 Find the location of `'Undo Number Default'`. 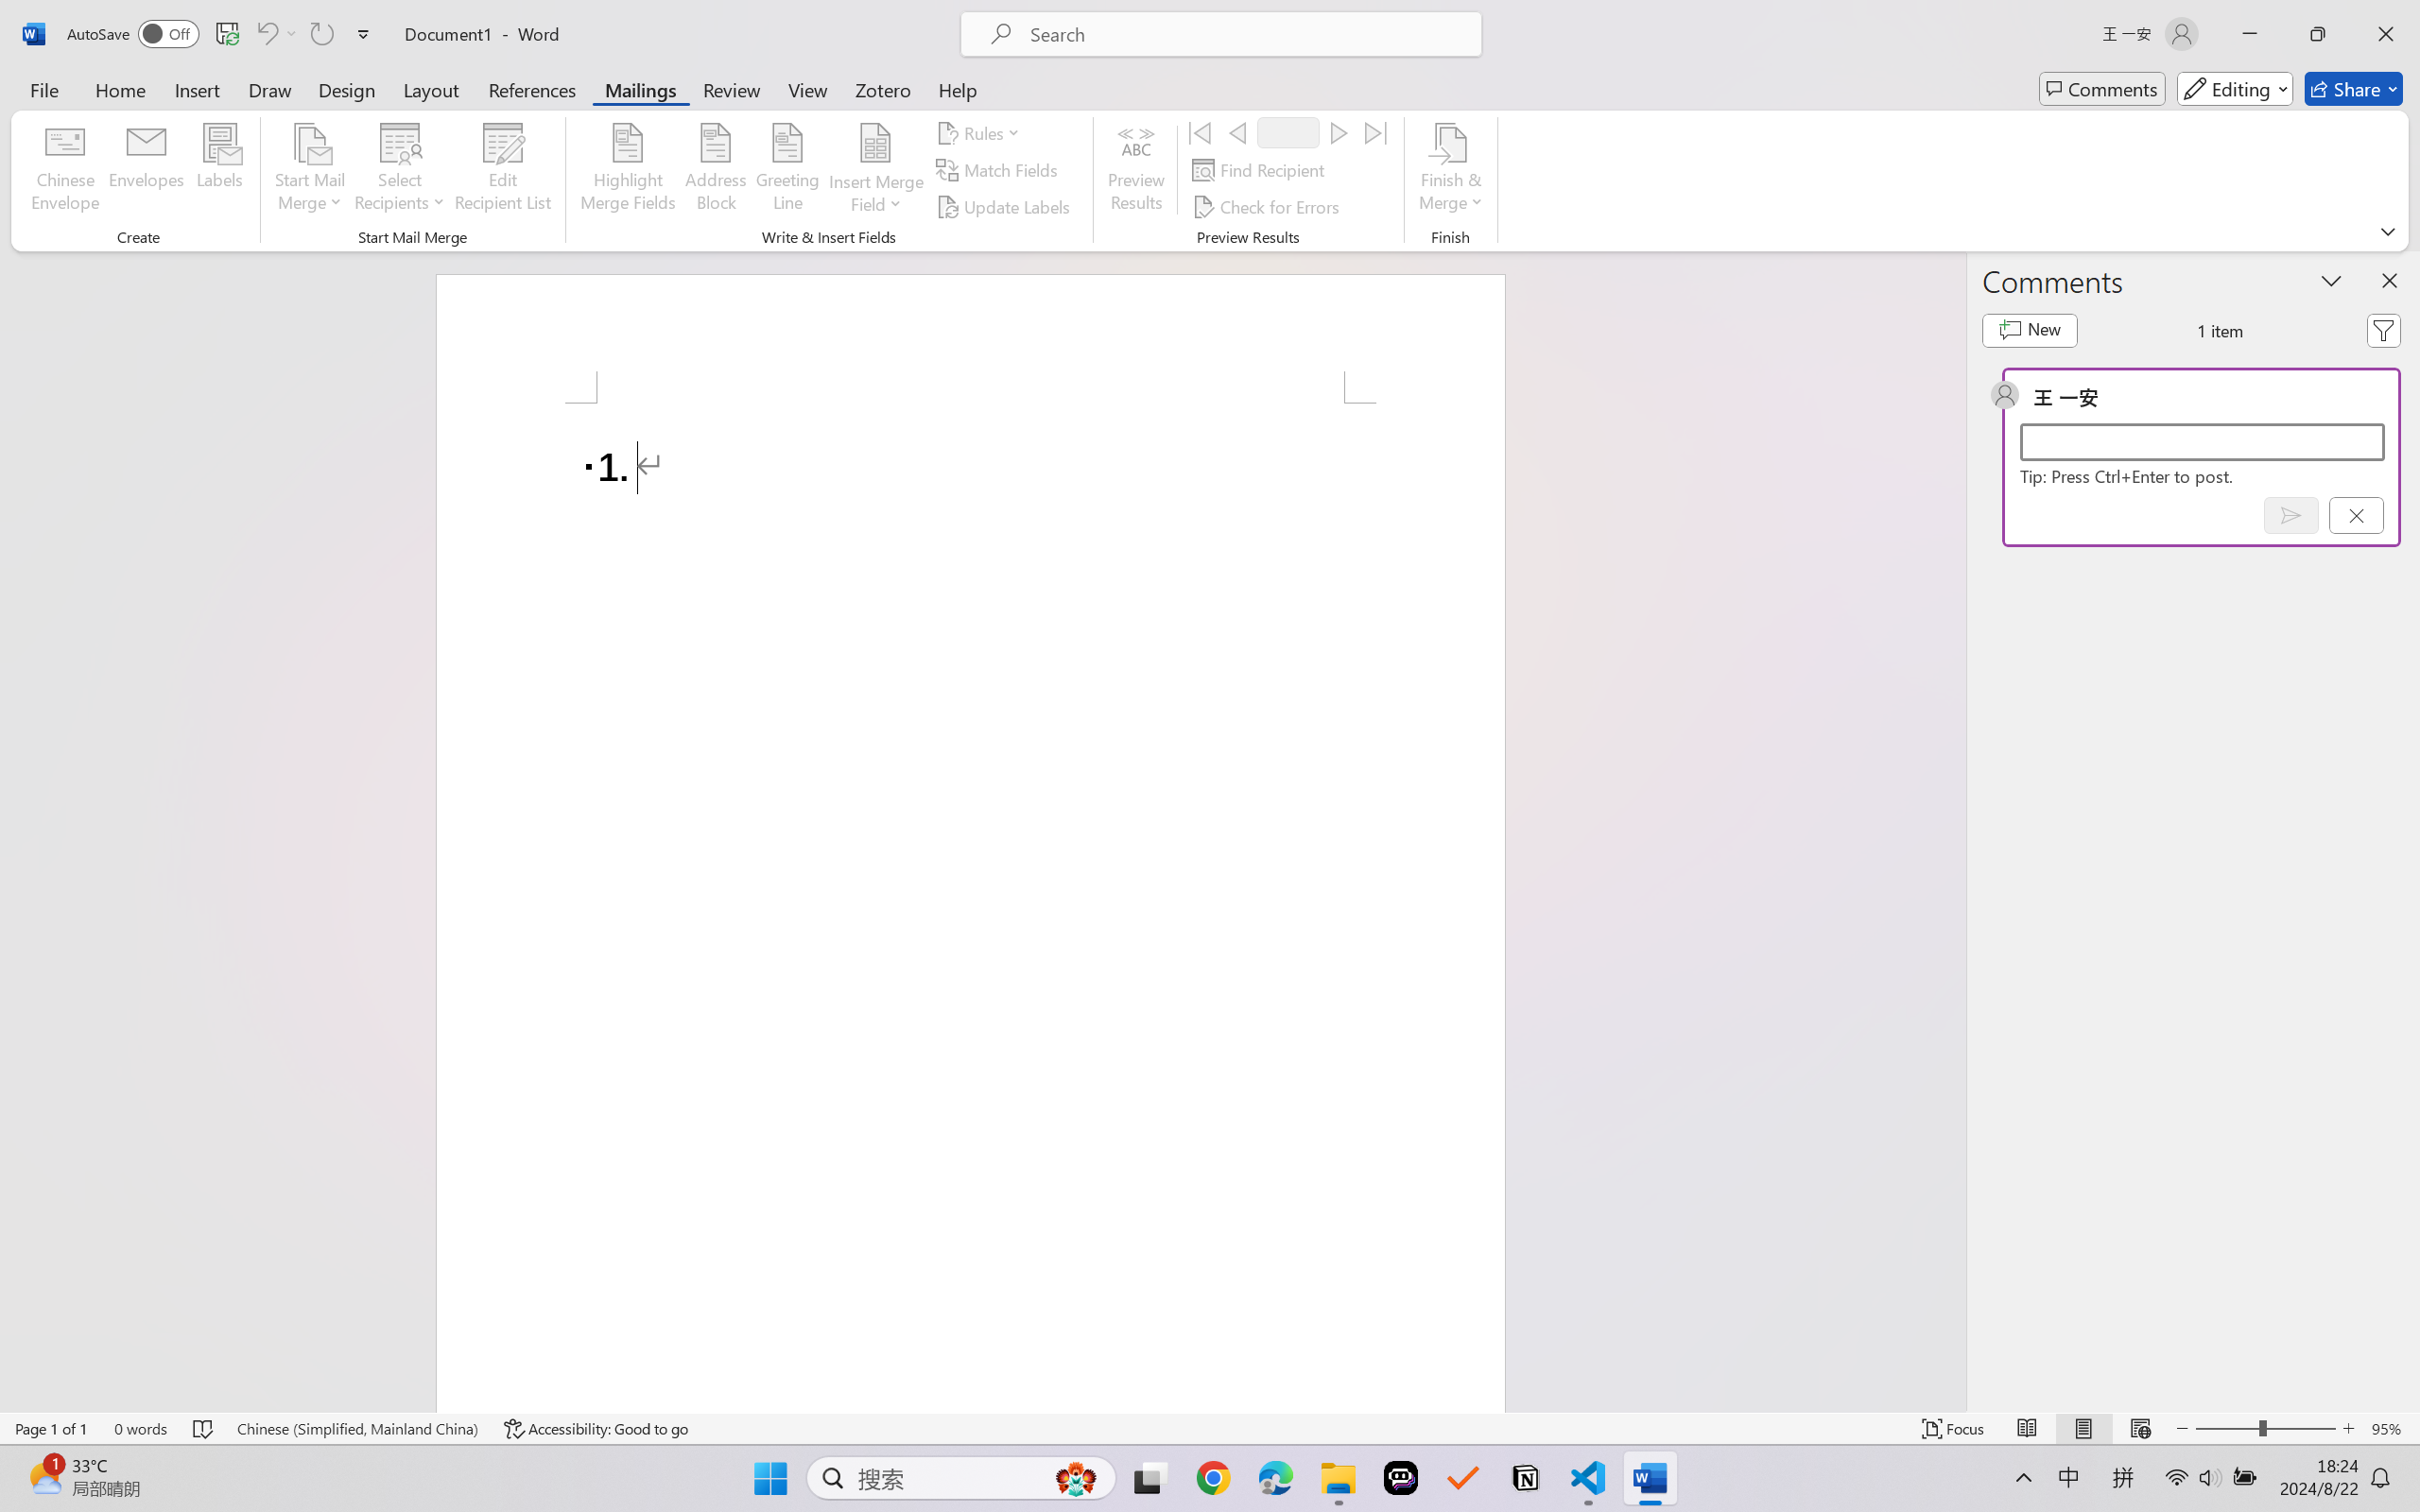

'Undo Number Default' is located at coordinates (265, 33).